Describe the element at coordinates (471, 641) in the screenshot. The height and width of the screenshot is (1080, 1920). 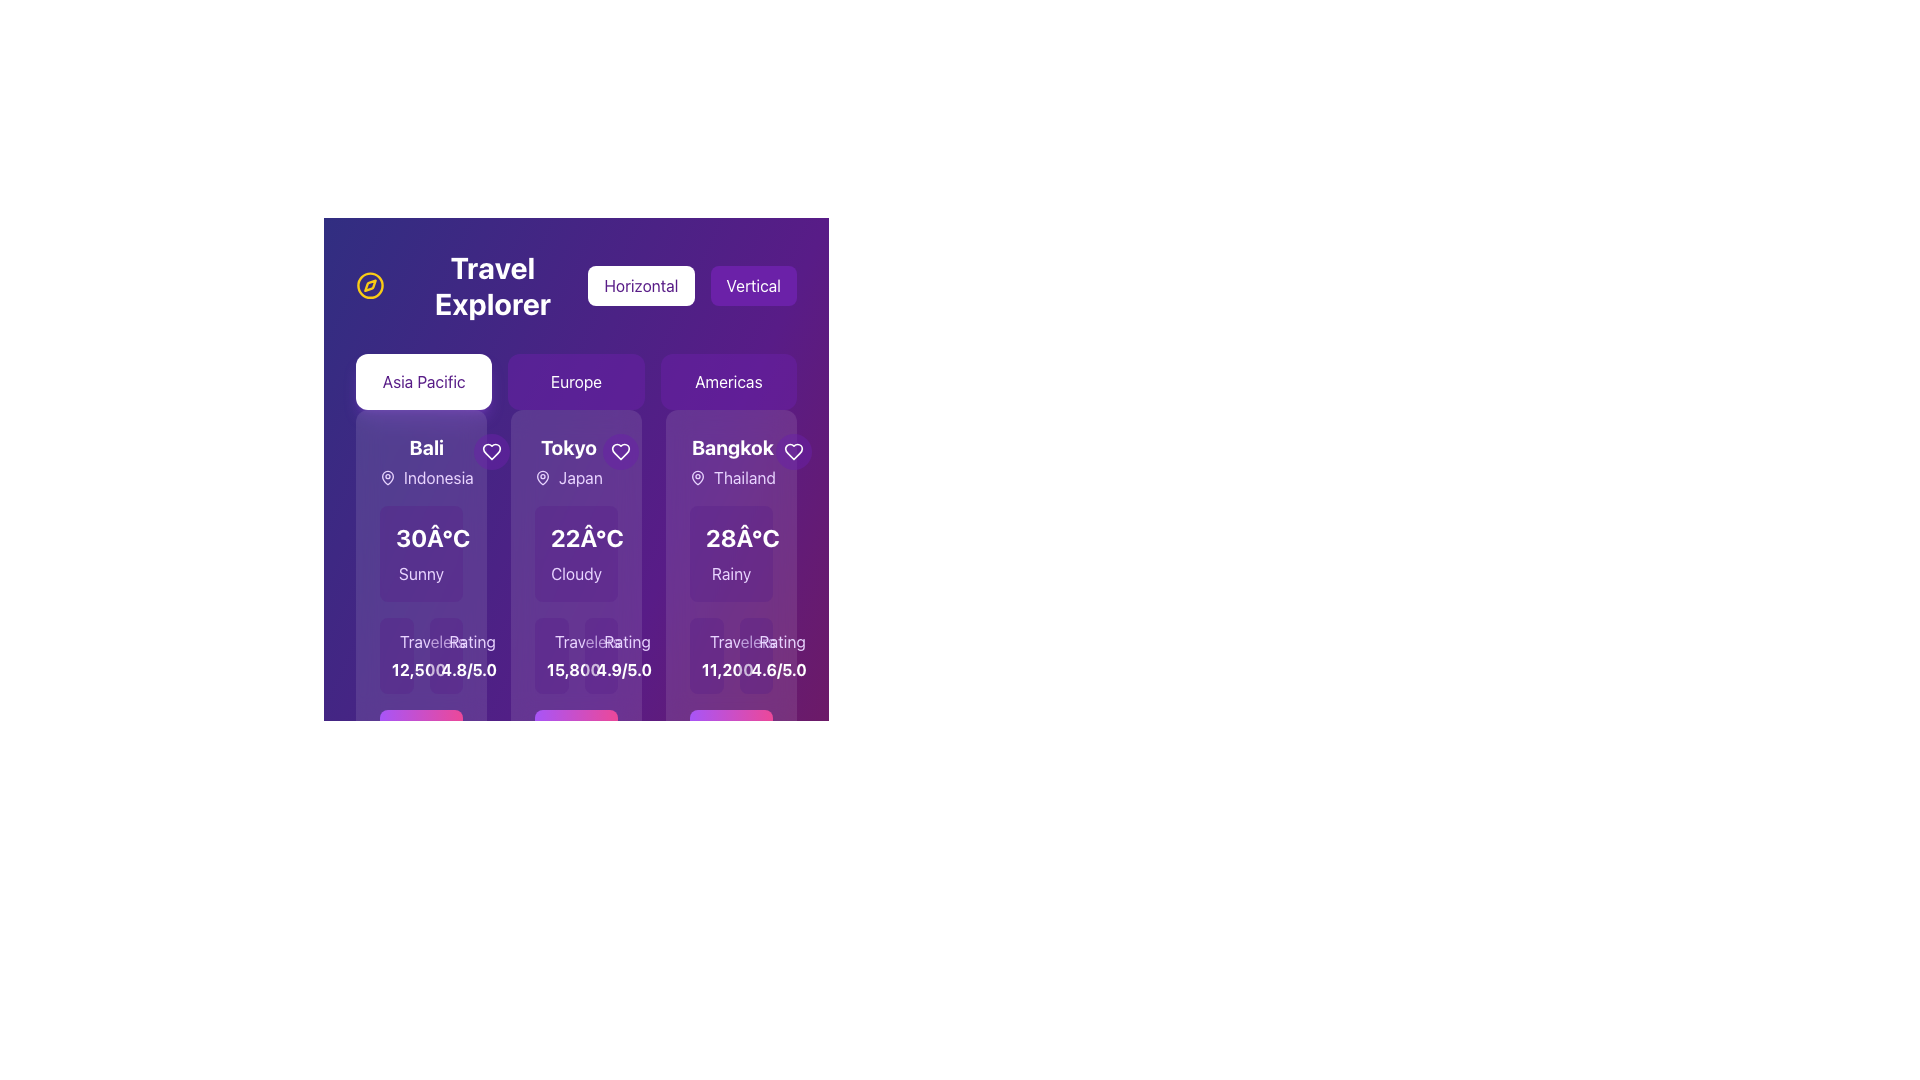
I see `text label indicating the rating score for Tokyo, Japan, located in the second column of the three-card layout` at that location.